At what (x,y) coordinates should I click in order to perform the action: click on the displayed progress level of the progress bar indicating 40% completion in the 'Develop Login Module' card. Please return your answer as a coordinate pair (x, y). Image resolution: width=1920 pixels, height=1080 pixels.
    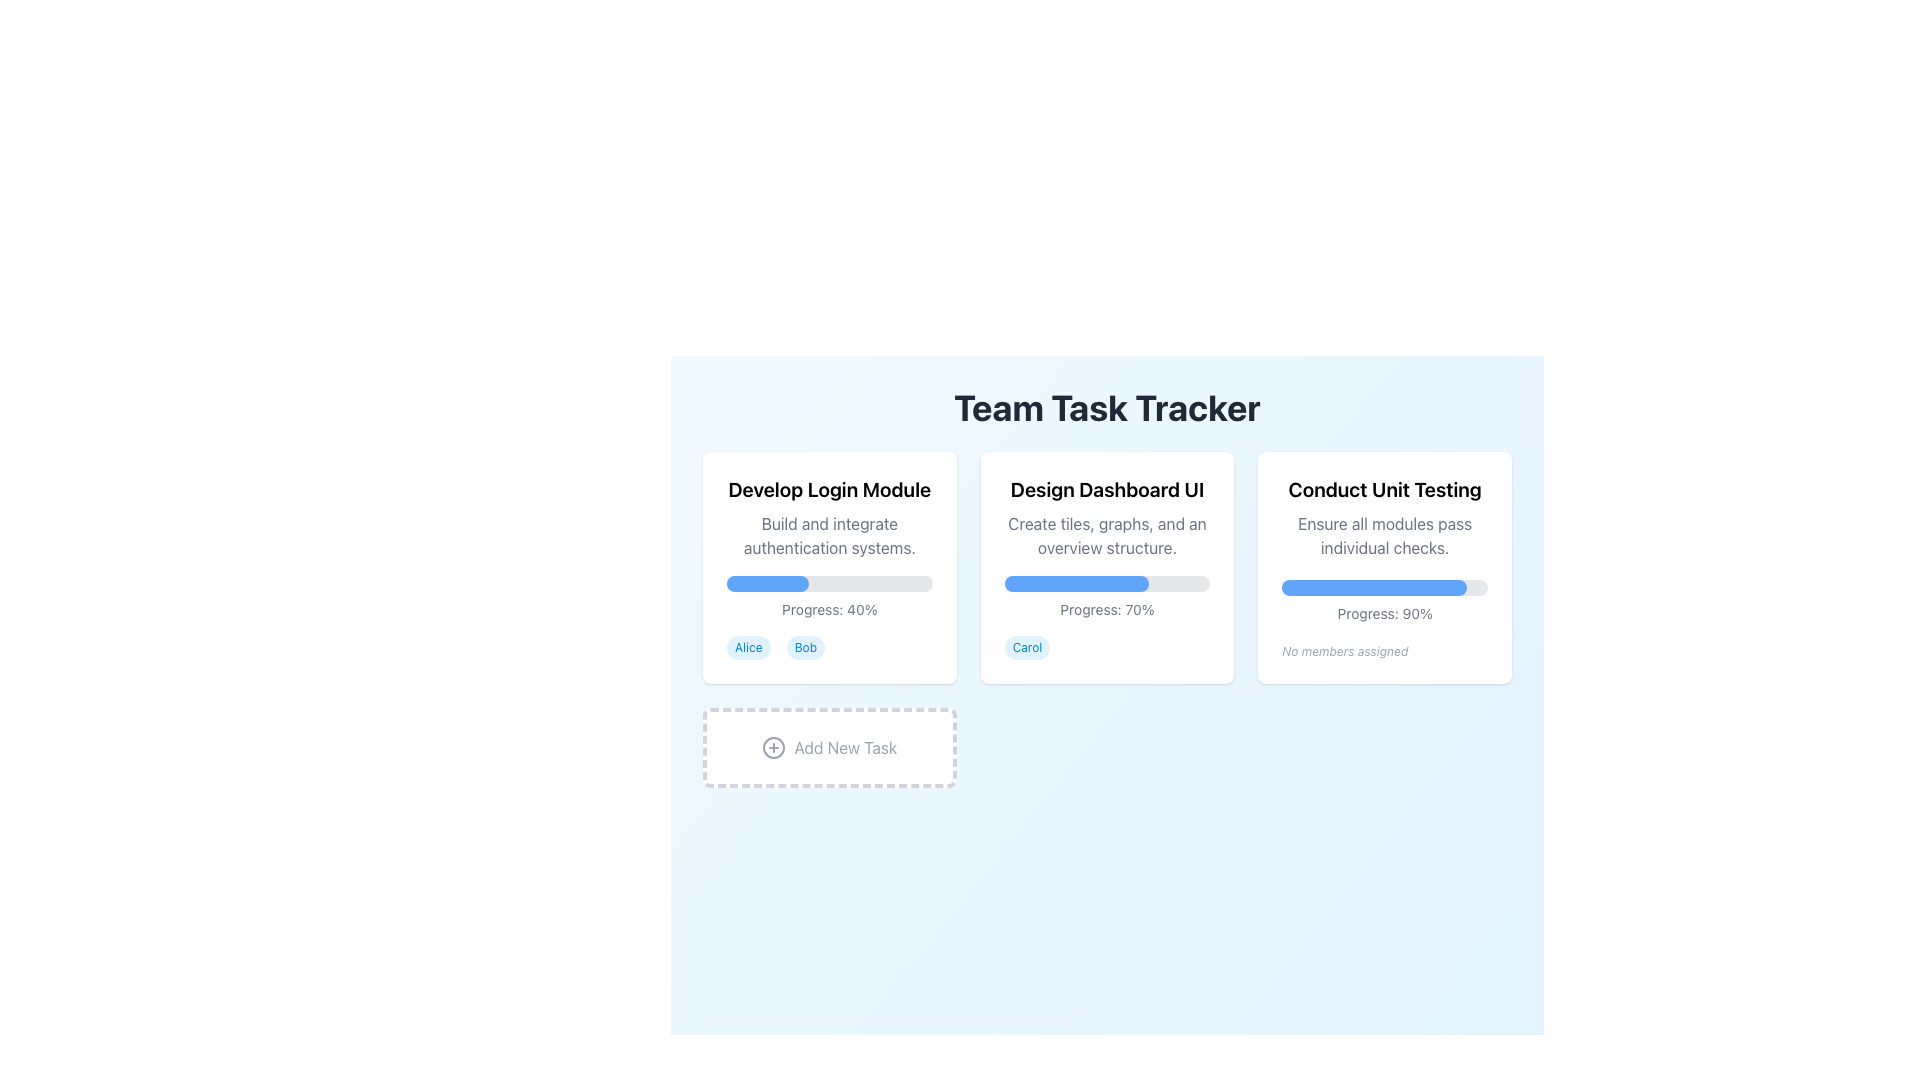
    Looking at the image, I should click on (767, 583).